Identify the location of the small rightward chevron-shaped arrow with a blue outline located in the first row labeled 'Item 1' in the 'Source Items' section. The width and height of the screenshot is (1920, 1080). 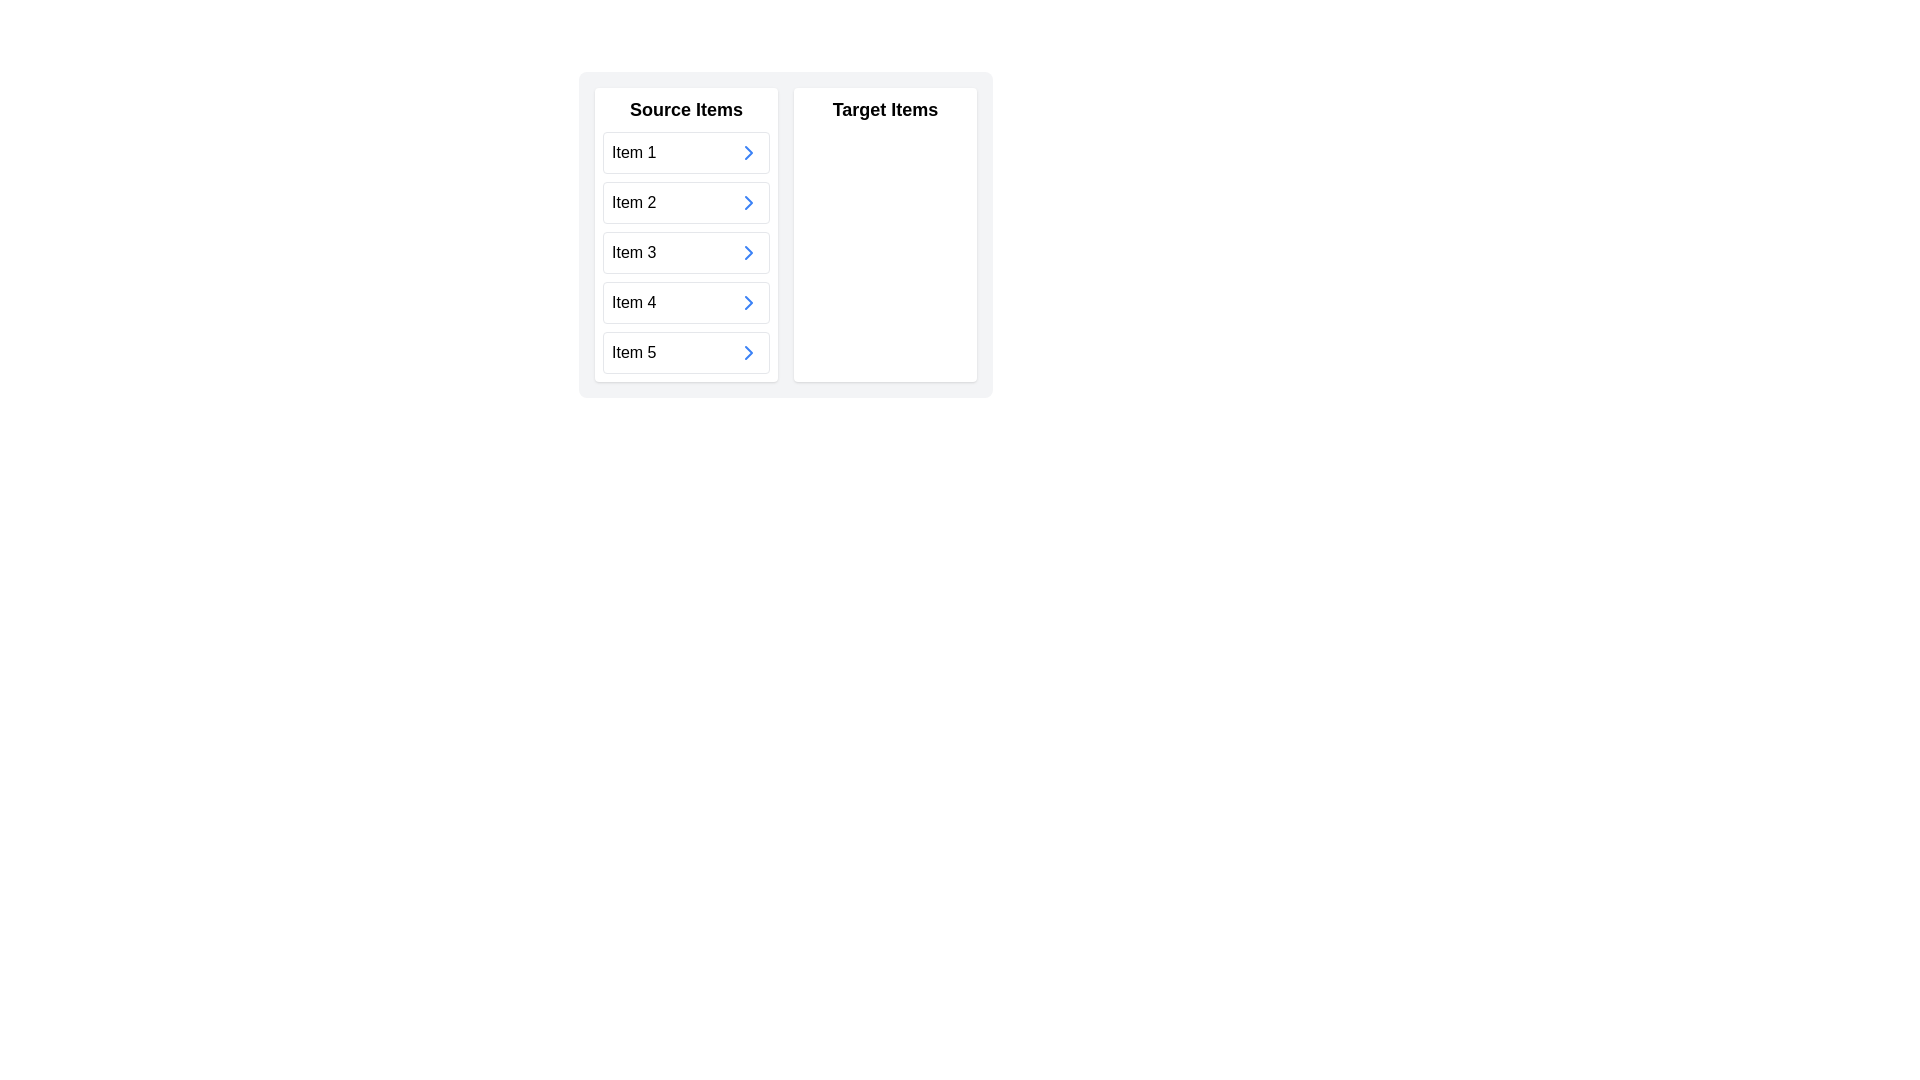
(747, 152).